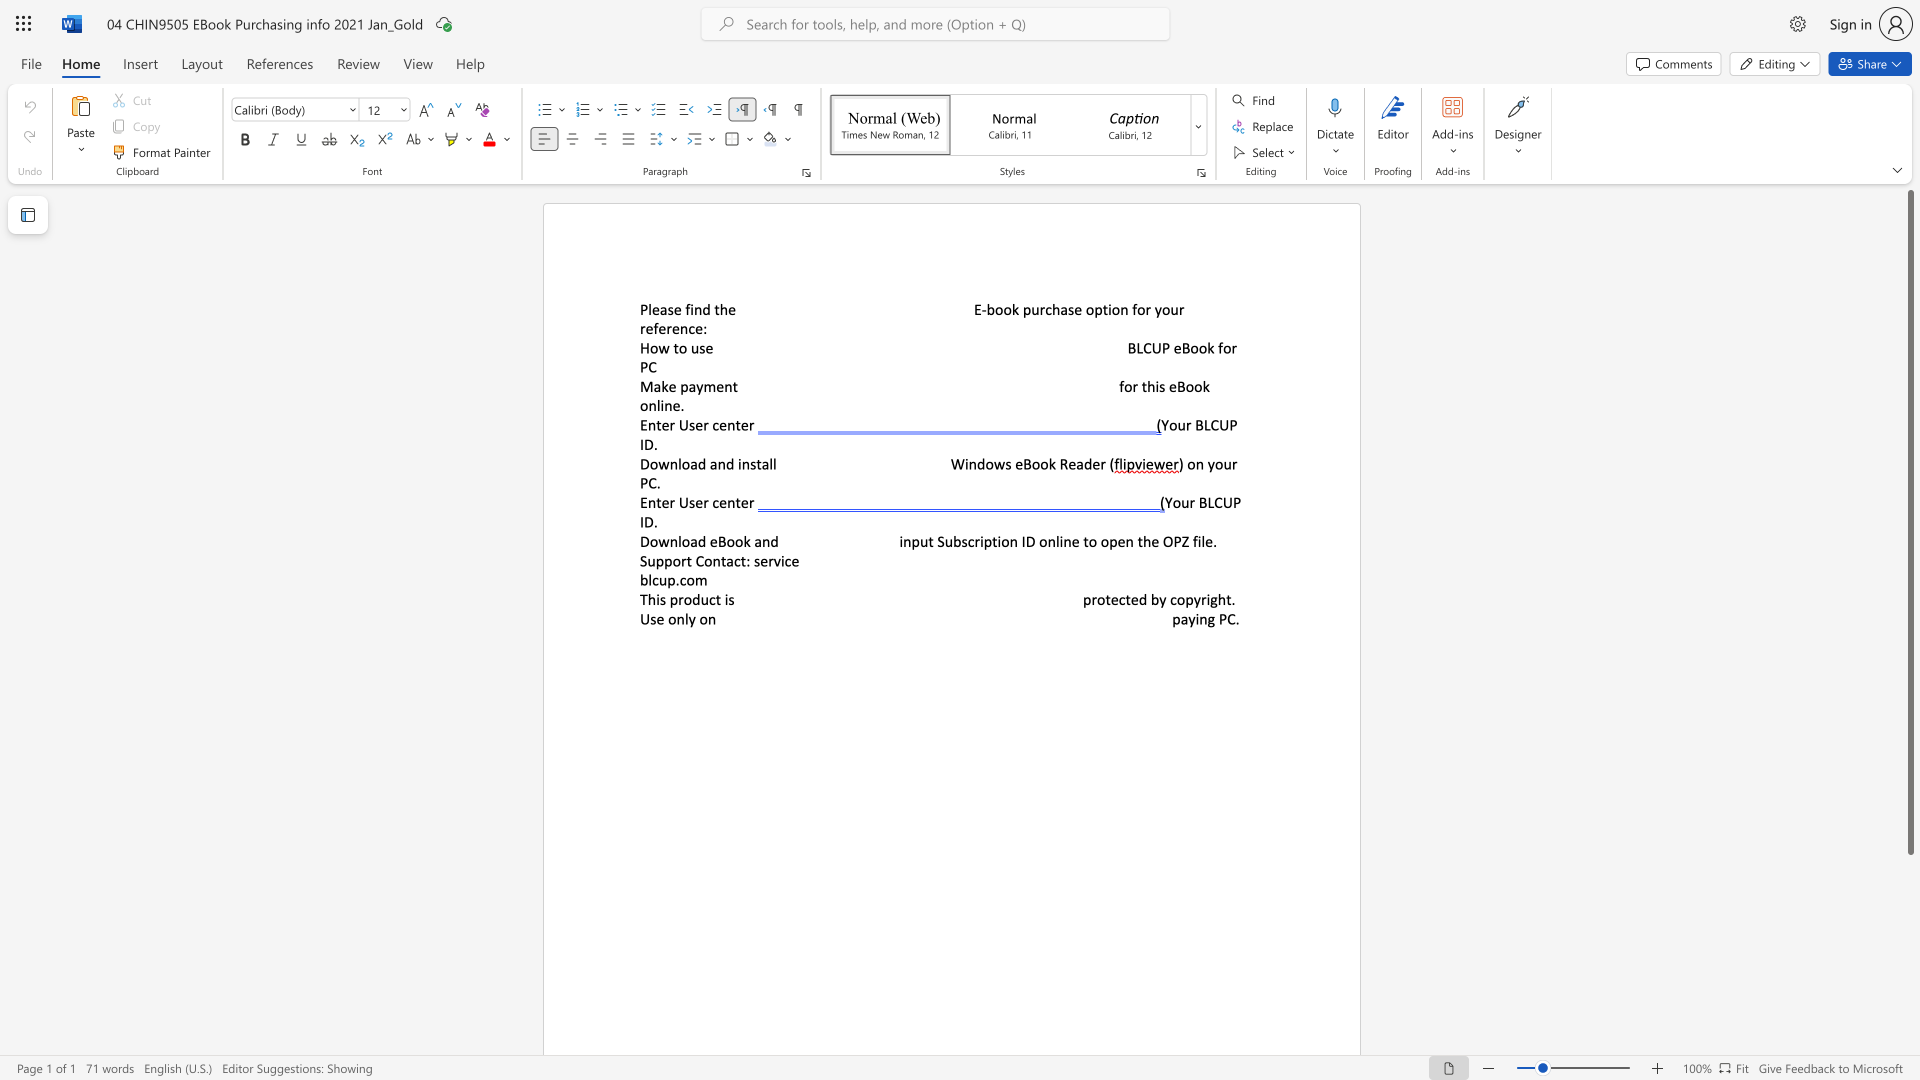 Image resolution: width=1920 pixels, height=1080 pixels. What do you see at coordinates (718, 598) in the screenshot?
I see `the 1th character "t" in the text` at bounding box center [718, 598].